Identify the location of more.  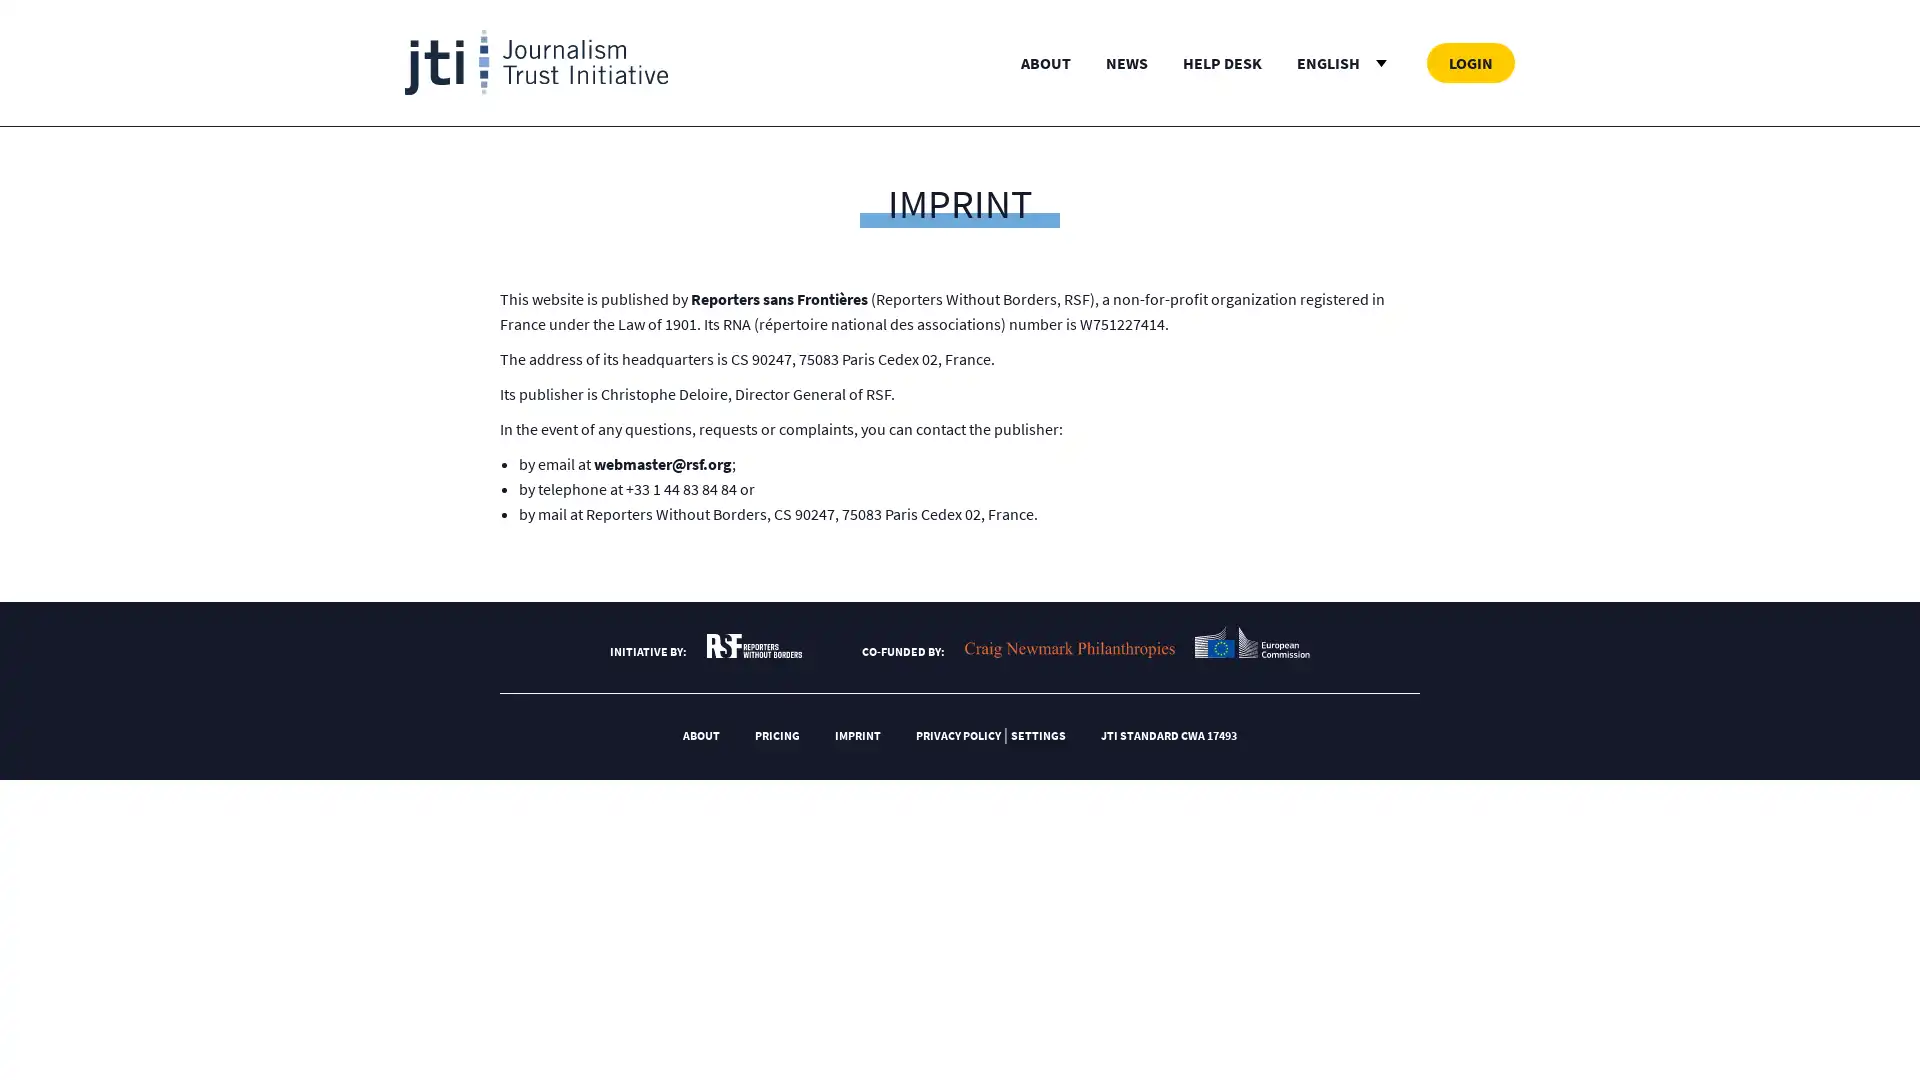
(816, 560).